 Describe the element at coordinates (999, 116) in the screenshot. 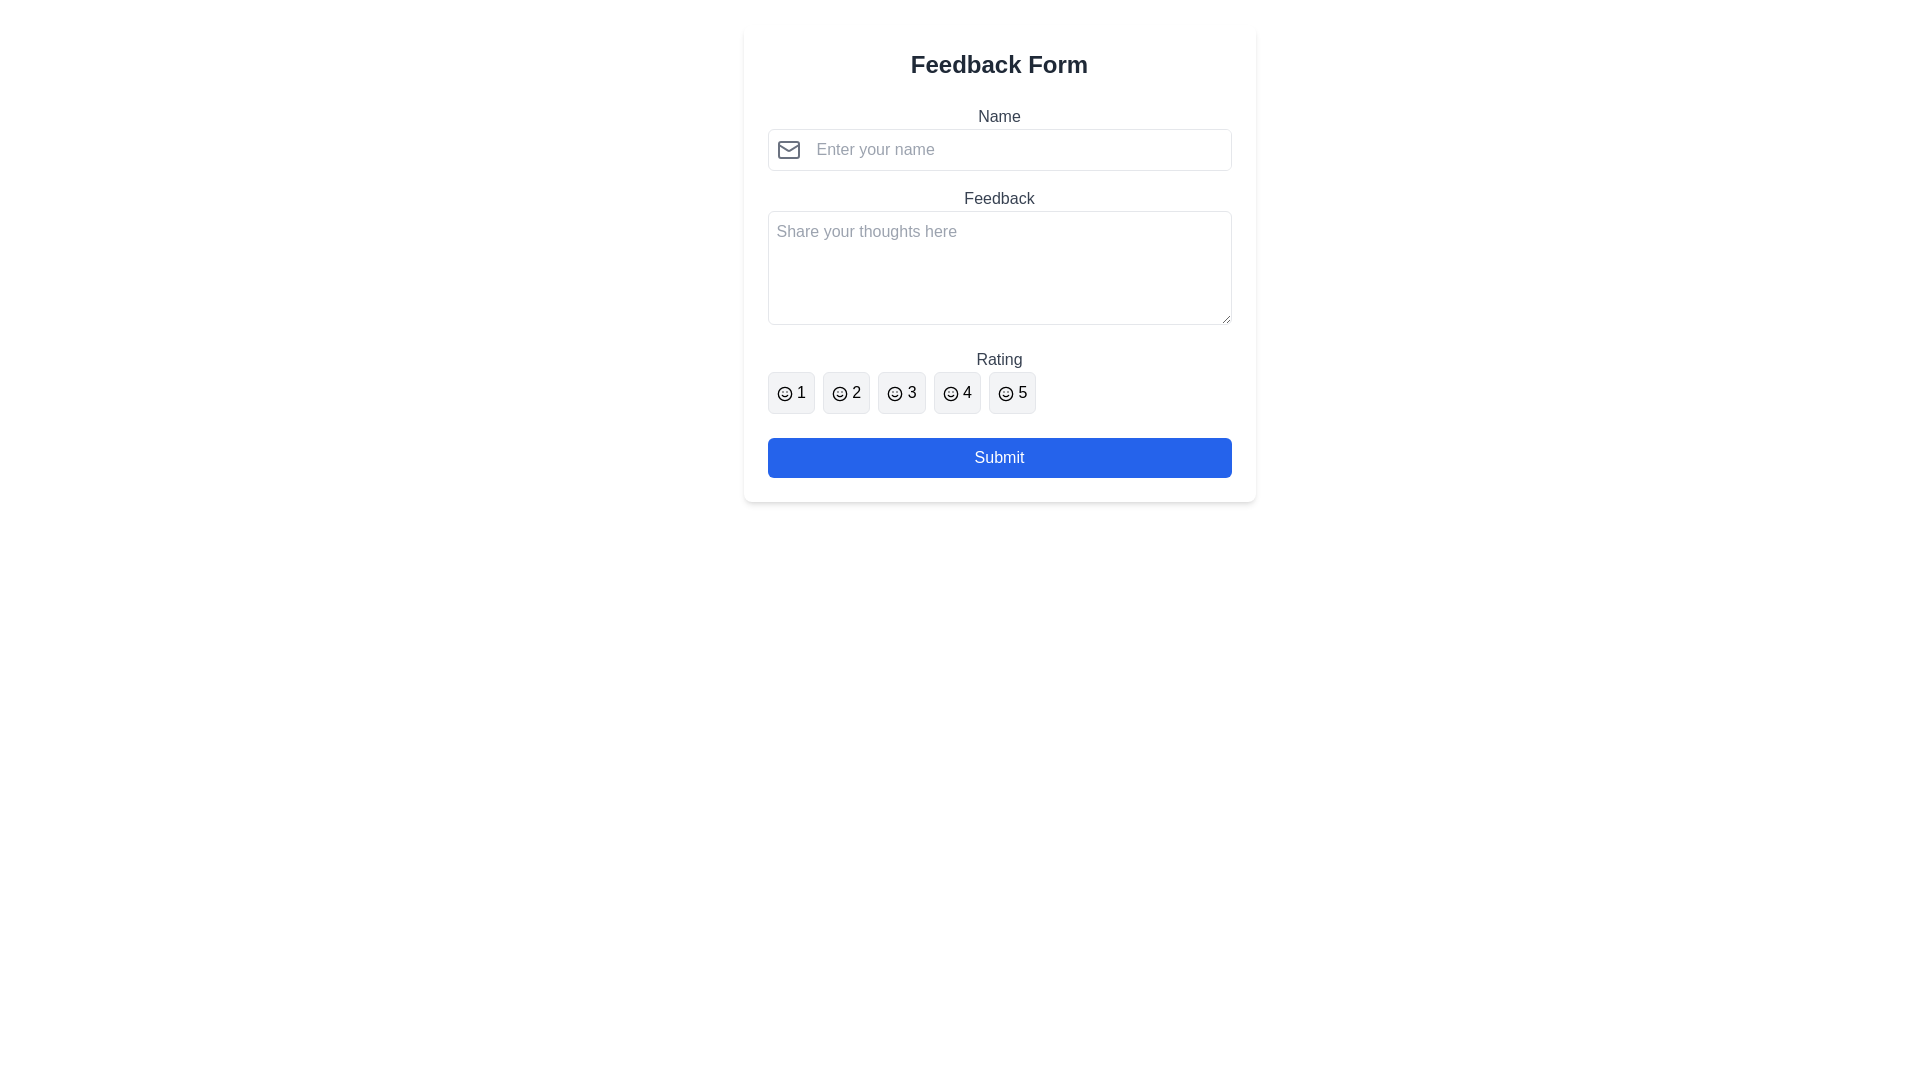

I see `the text label displaying 'Name' in gray color, located at the top of the form section above the 'Enter your name' input field` at that location.